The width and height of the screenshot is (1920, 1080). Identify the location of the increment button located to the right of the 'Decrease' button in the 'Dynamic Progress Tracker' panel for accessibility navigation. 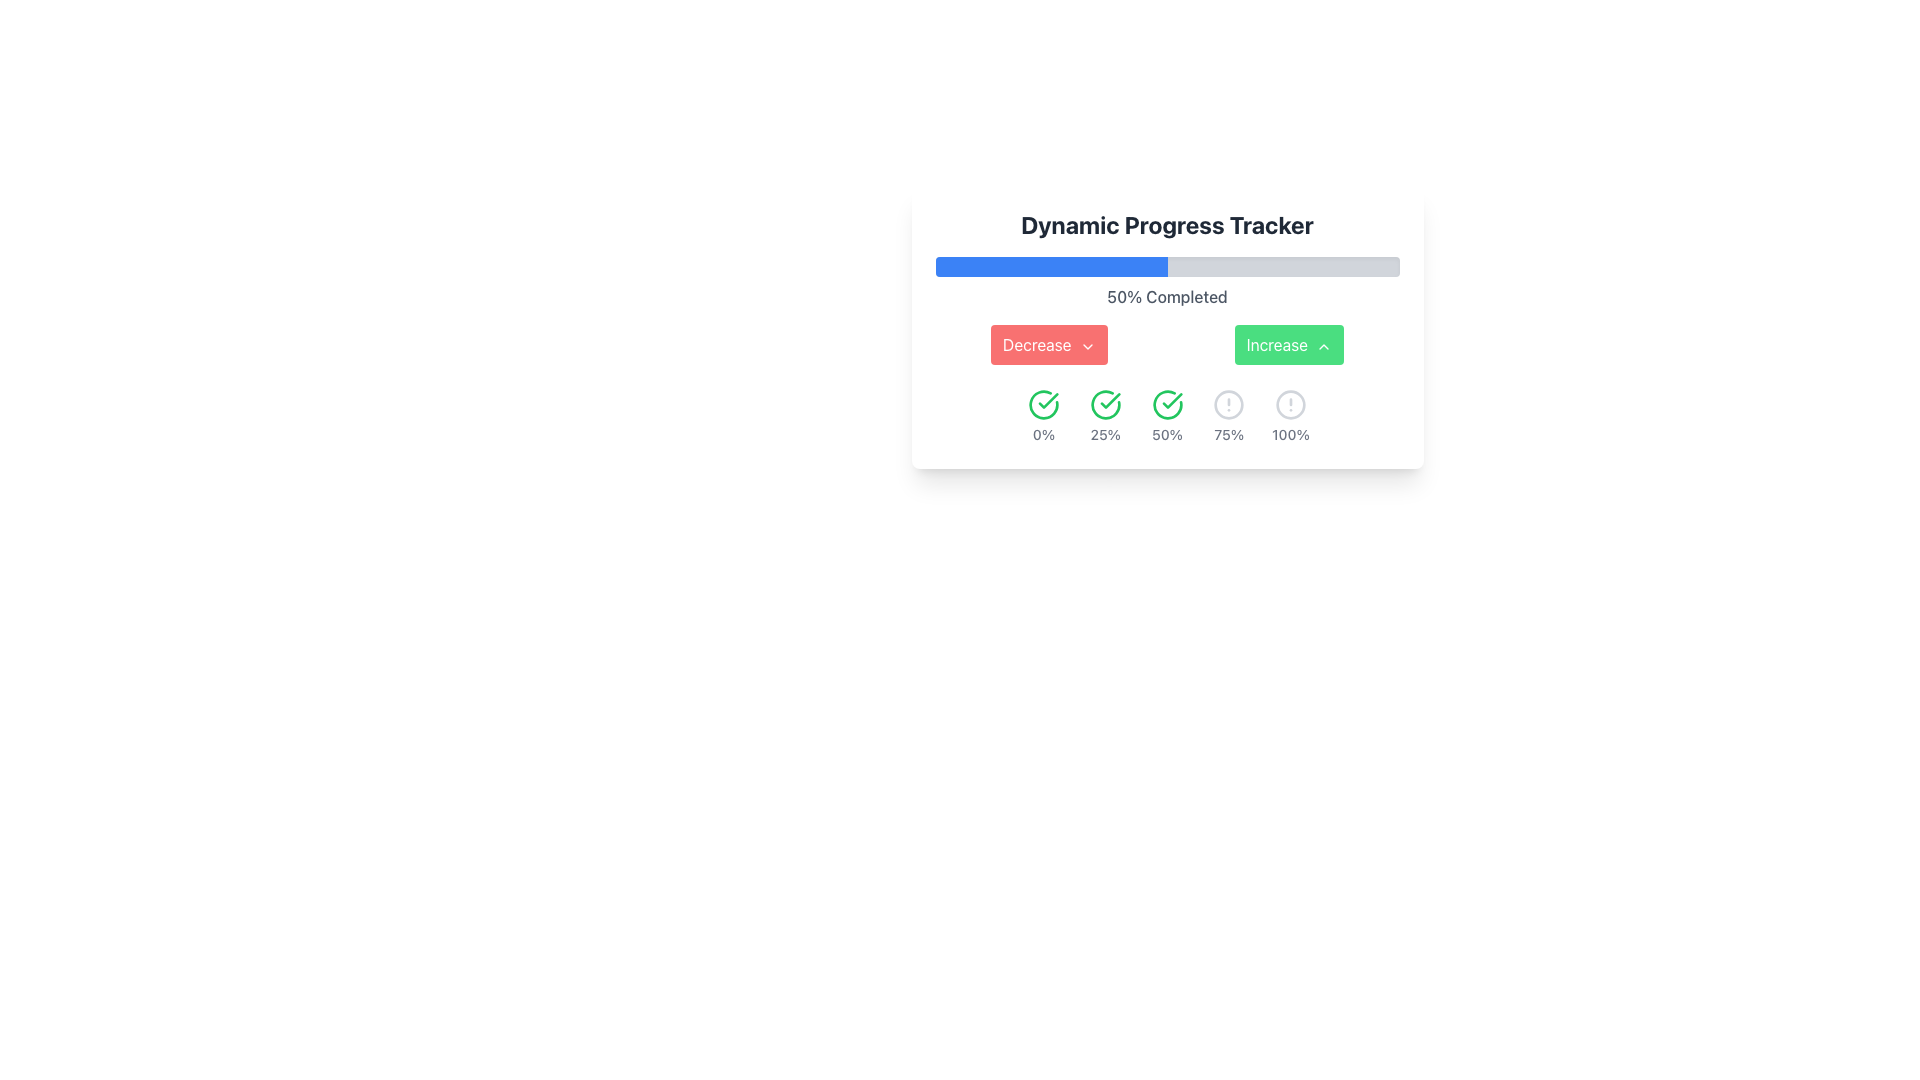
(1289, 343).